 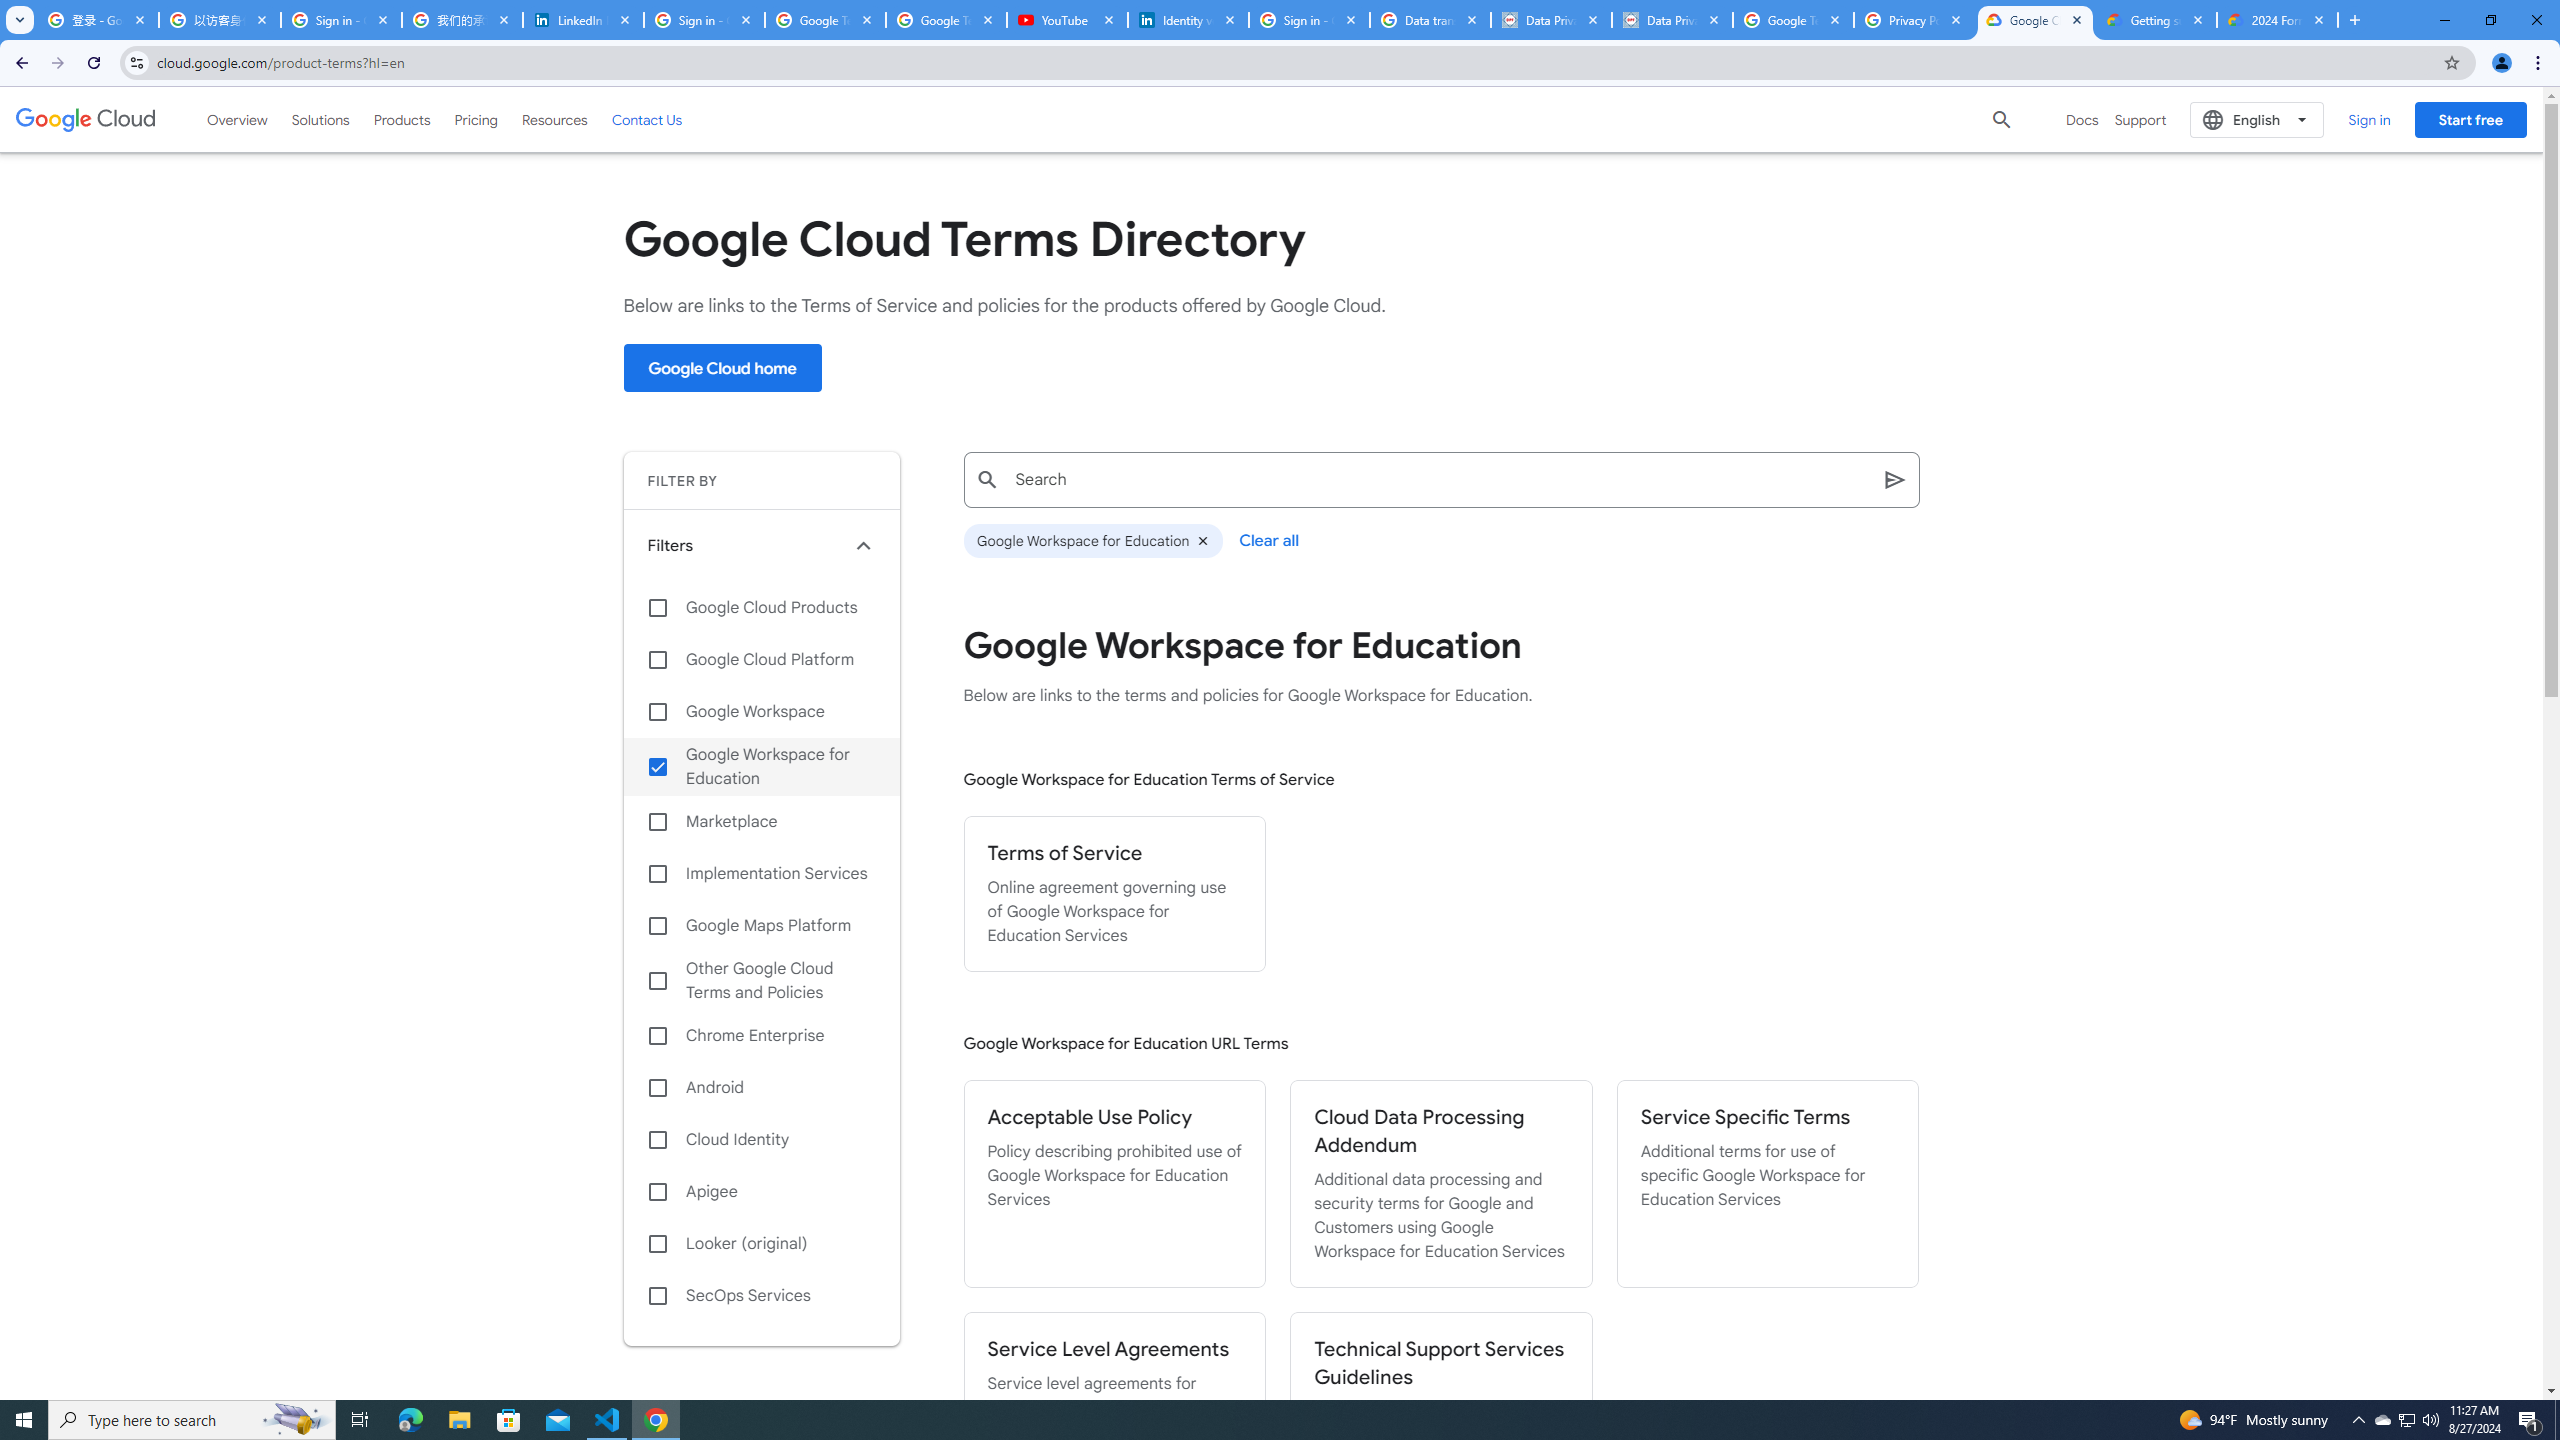 I want to click on 'Pricing', so click(x=476, y=118).